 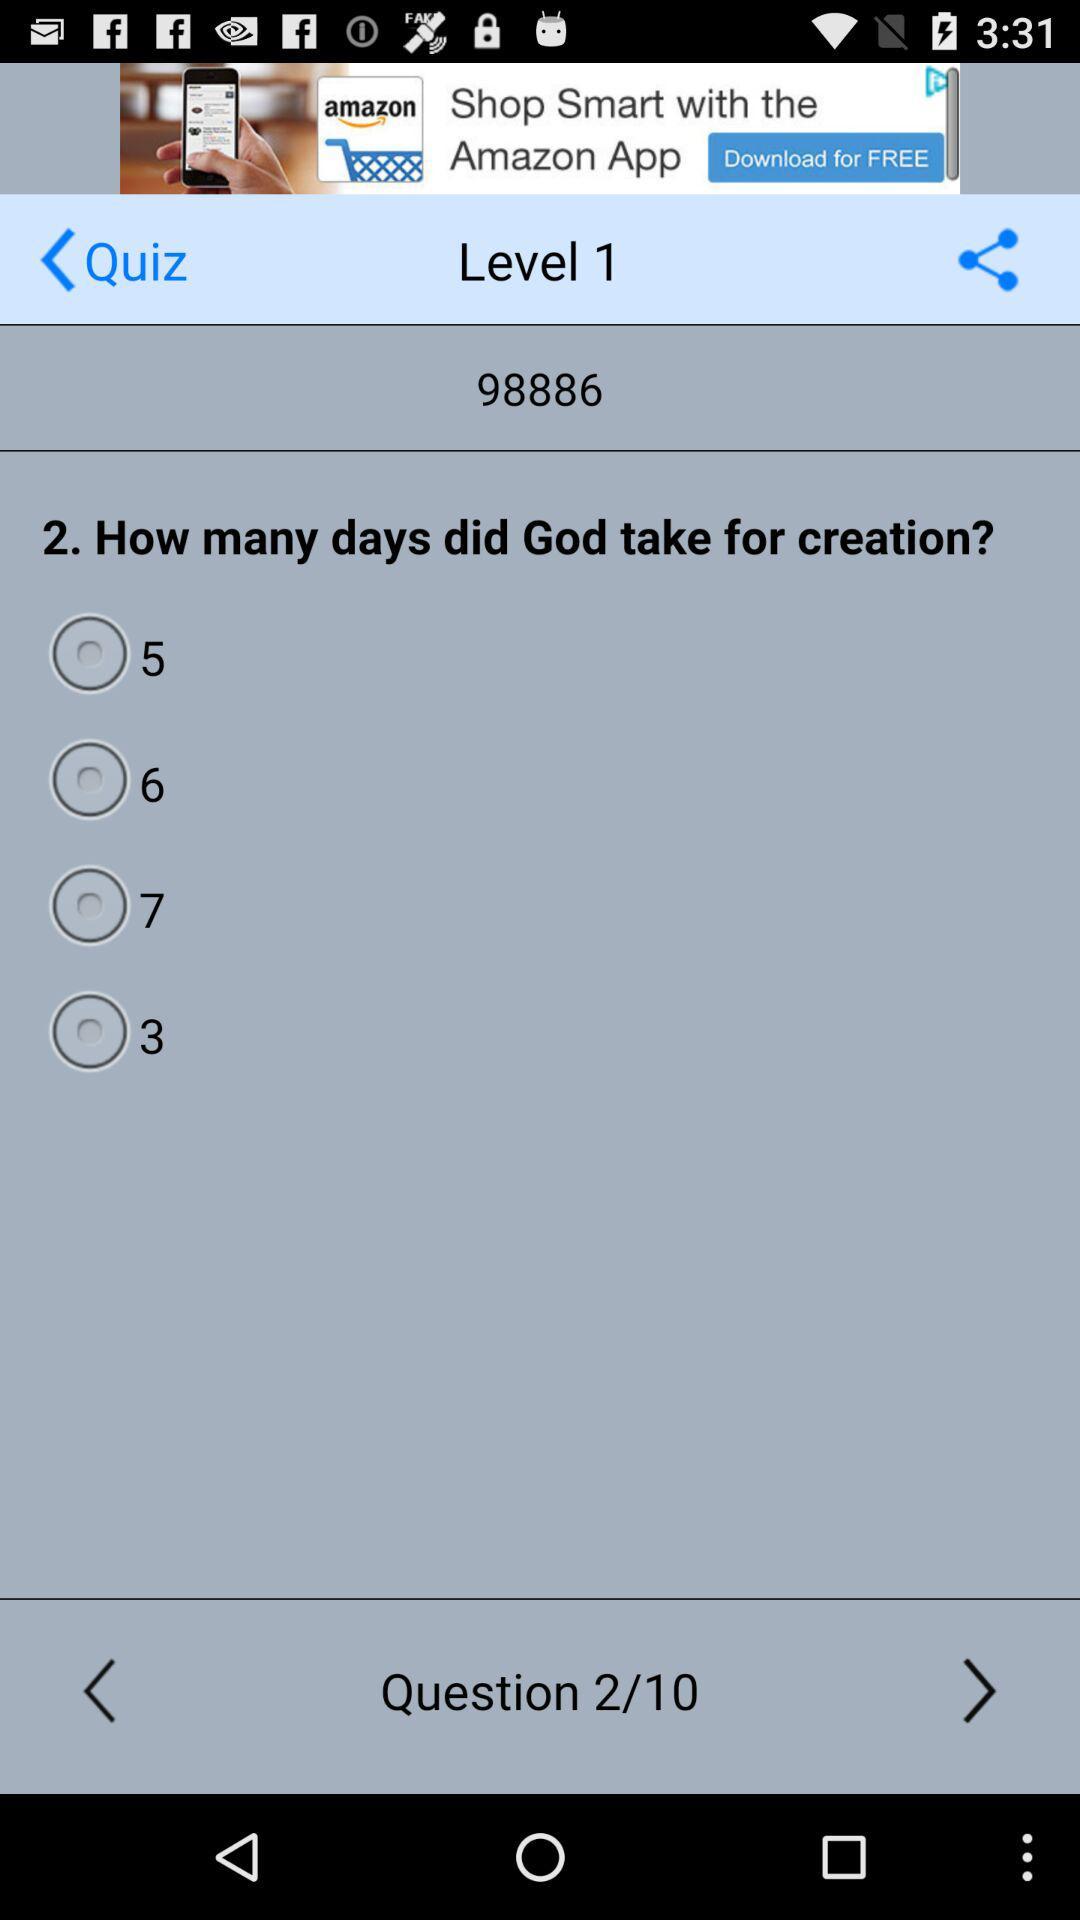 I want to click on shows the share option, so click(x=987, y=258).